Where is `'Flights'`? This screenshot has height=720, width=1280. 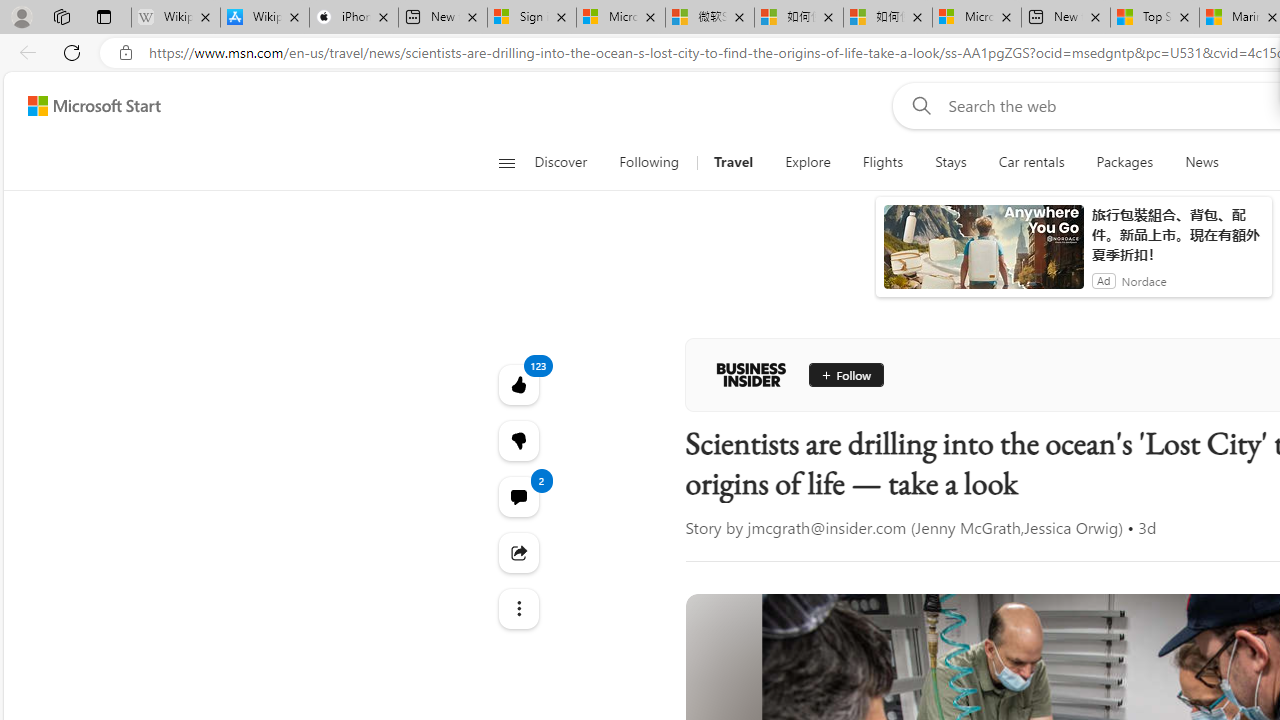
'Flights' is located at coordinates (882, 162).